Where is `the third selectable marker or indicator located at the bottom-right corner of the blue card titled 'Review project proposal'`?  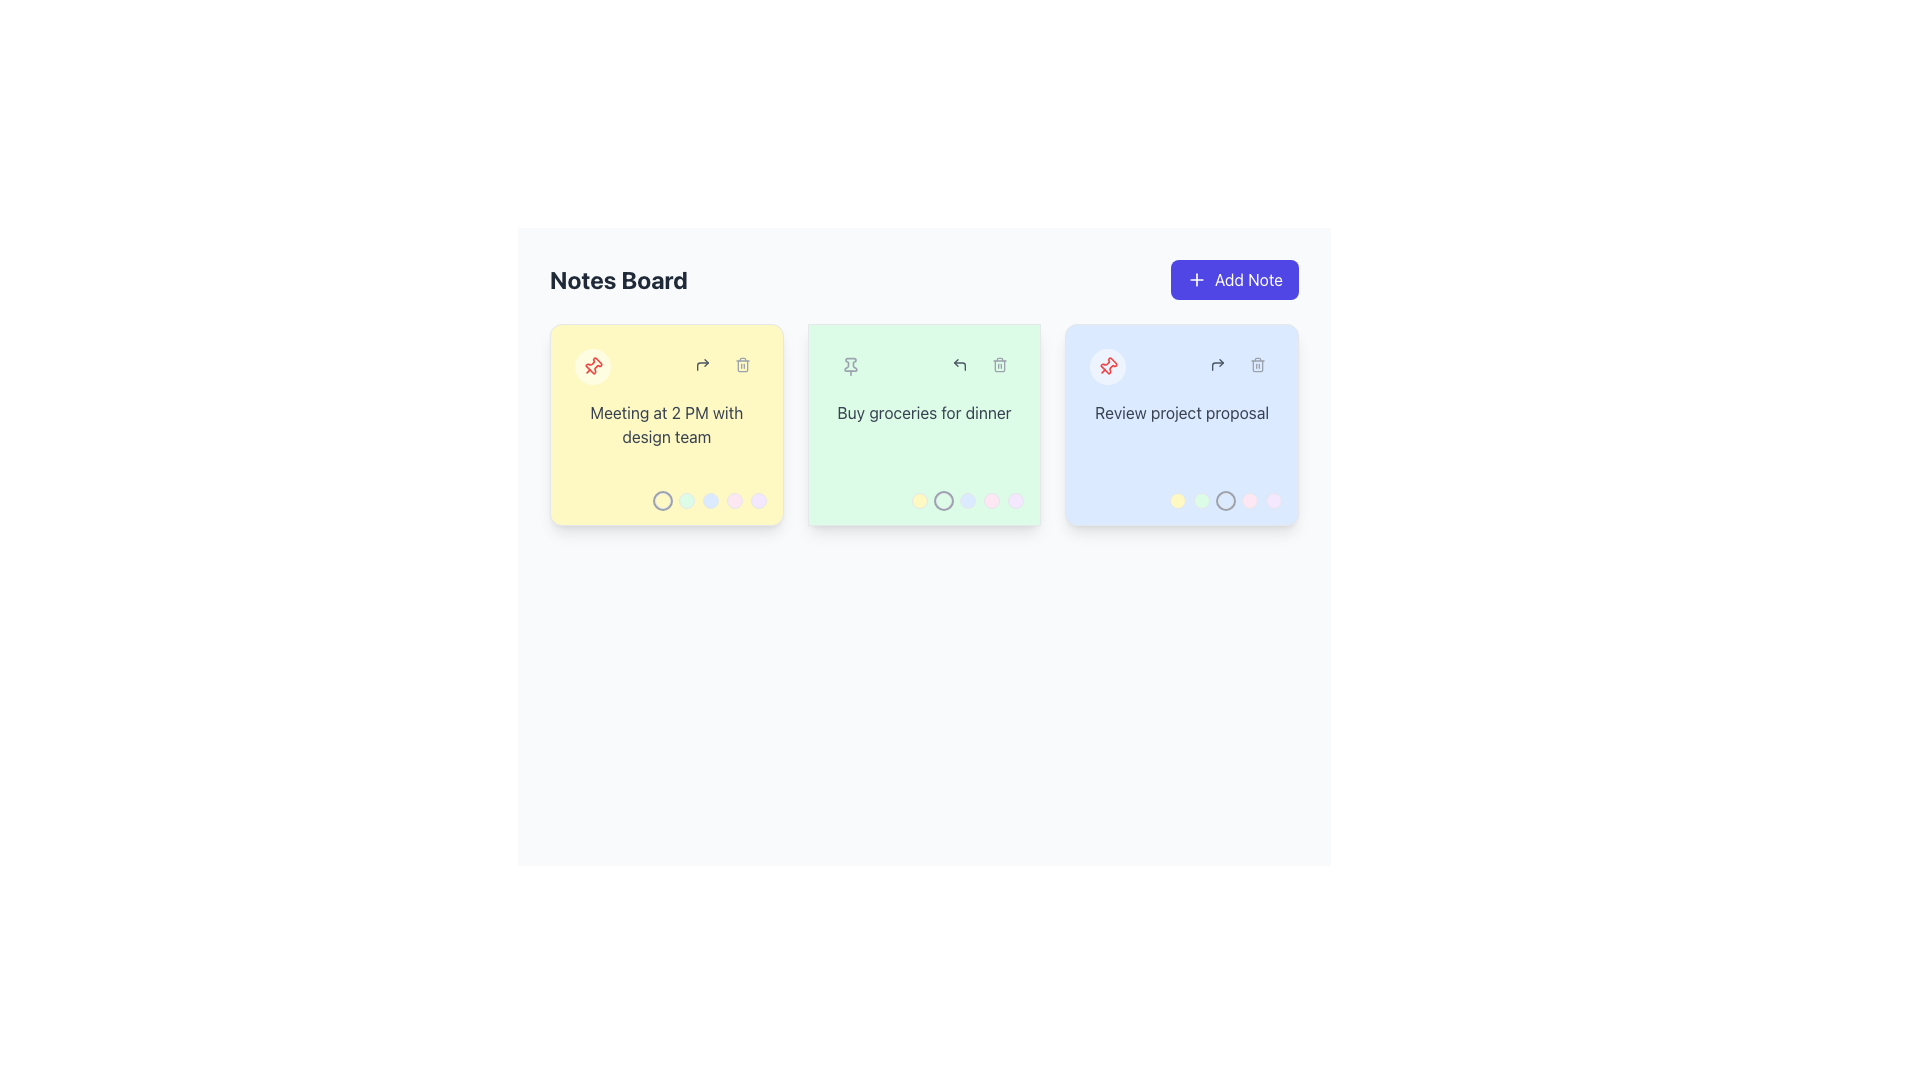
the third selectable marker or indicator located at the bottom-right corner of the blue card titled 'Review project proposal' is located at coordinates (1224, 500).